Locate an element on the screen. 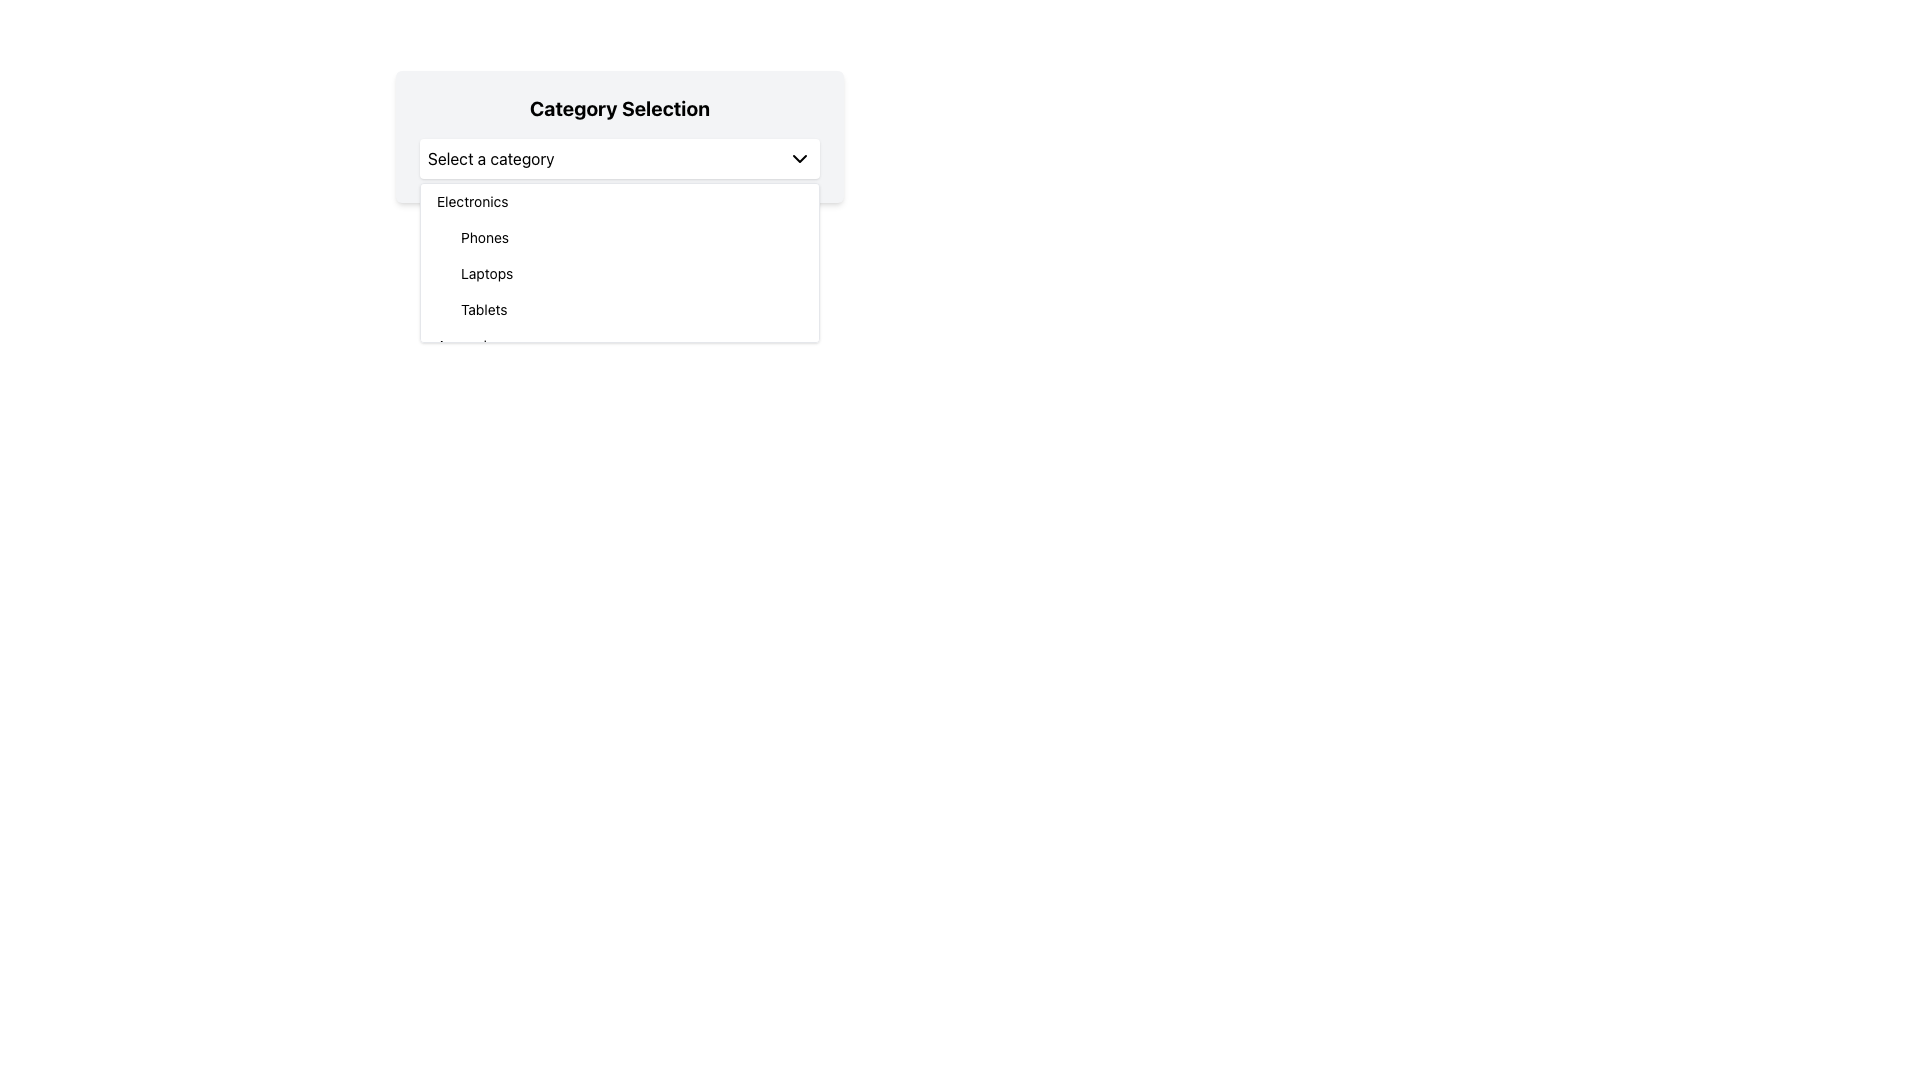  the Dropdown menu for category selection located within the card labeled 'Category Selection' is located at coordinates (618, 157).